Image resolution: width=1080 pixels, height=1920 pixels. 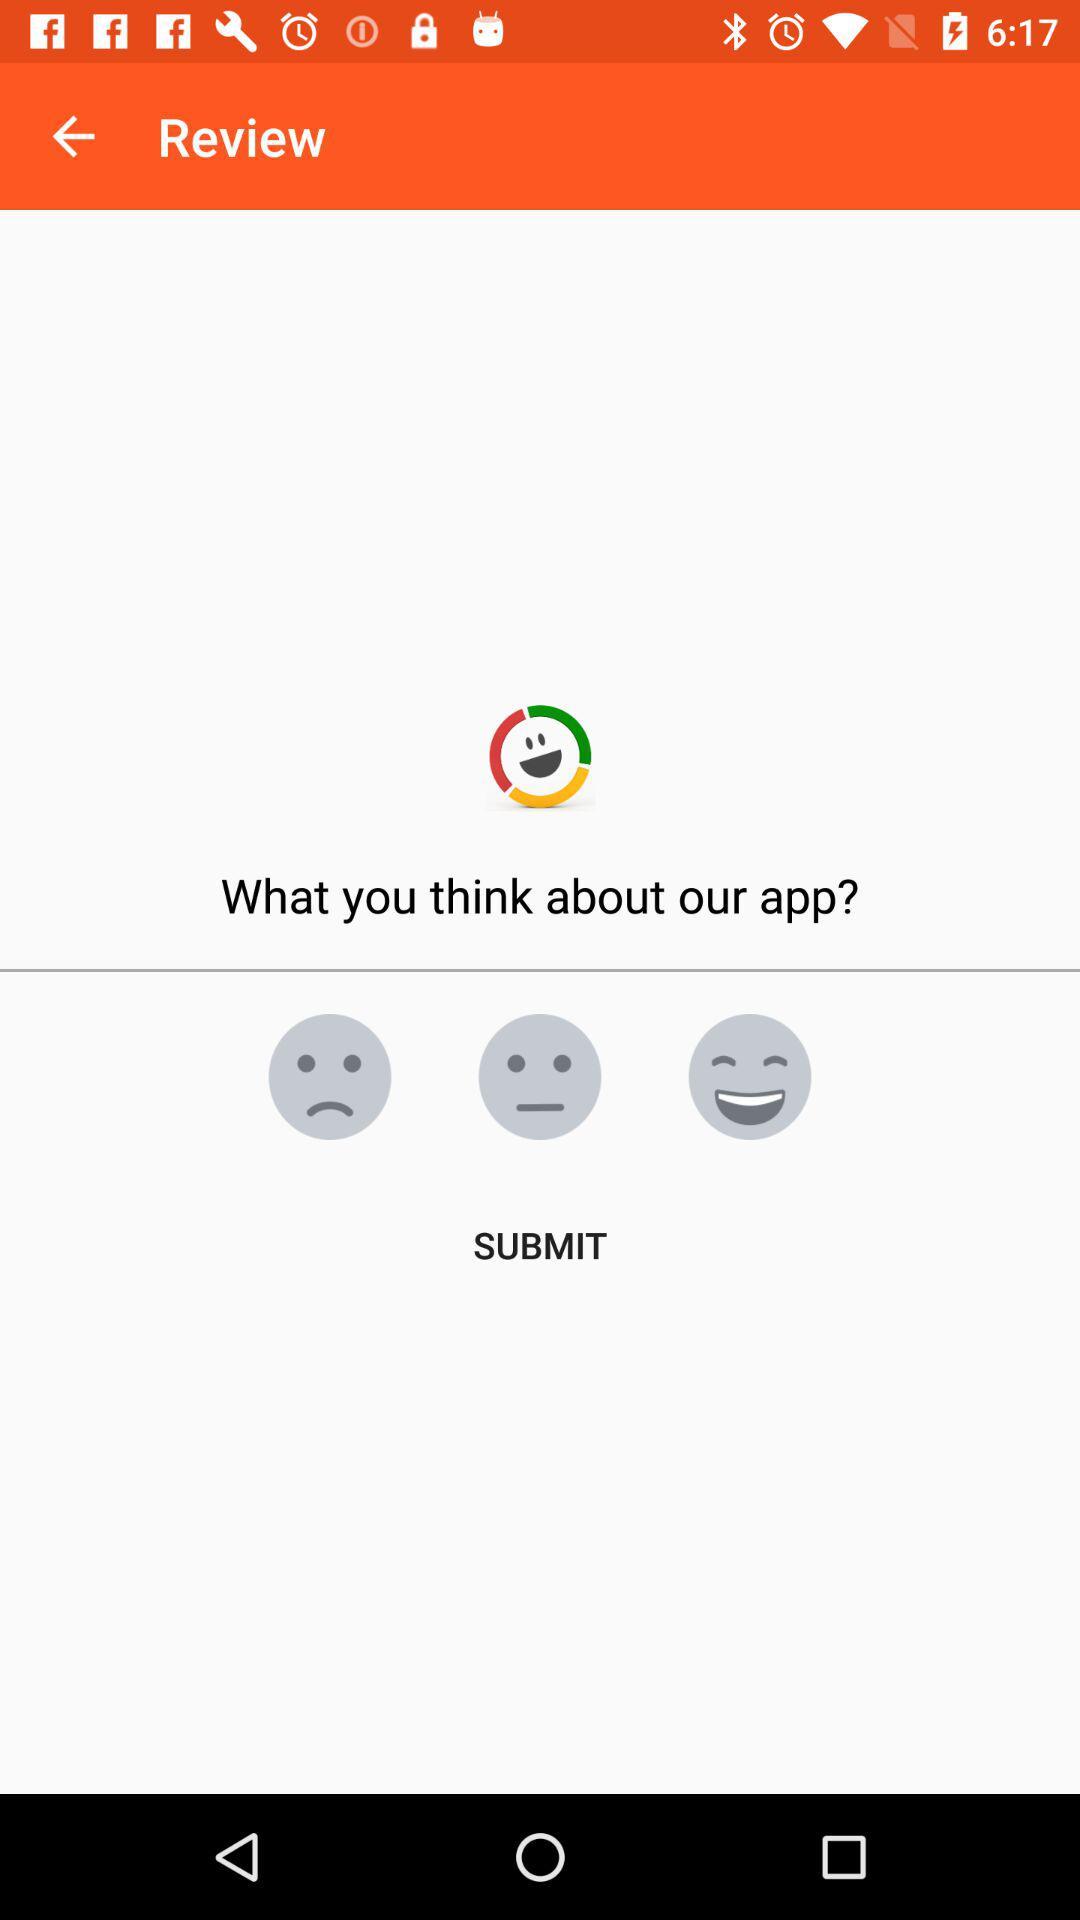 I want to click on rate the sad face, so click(x=329, y=1075).